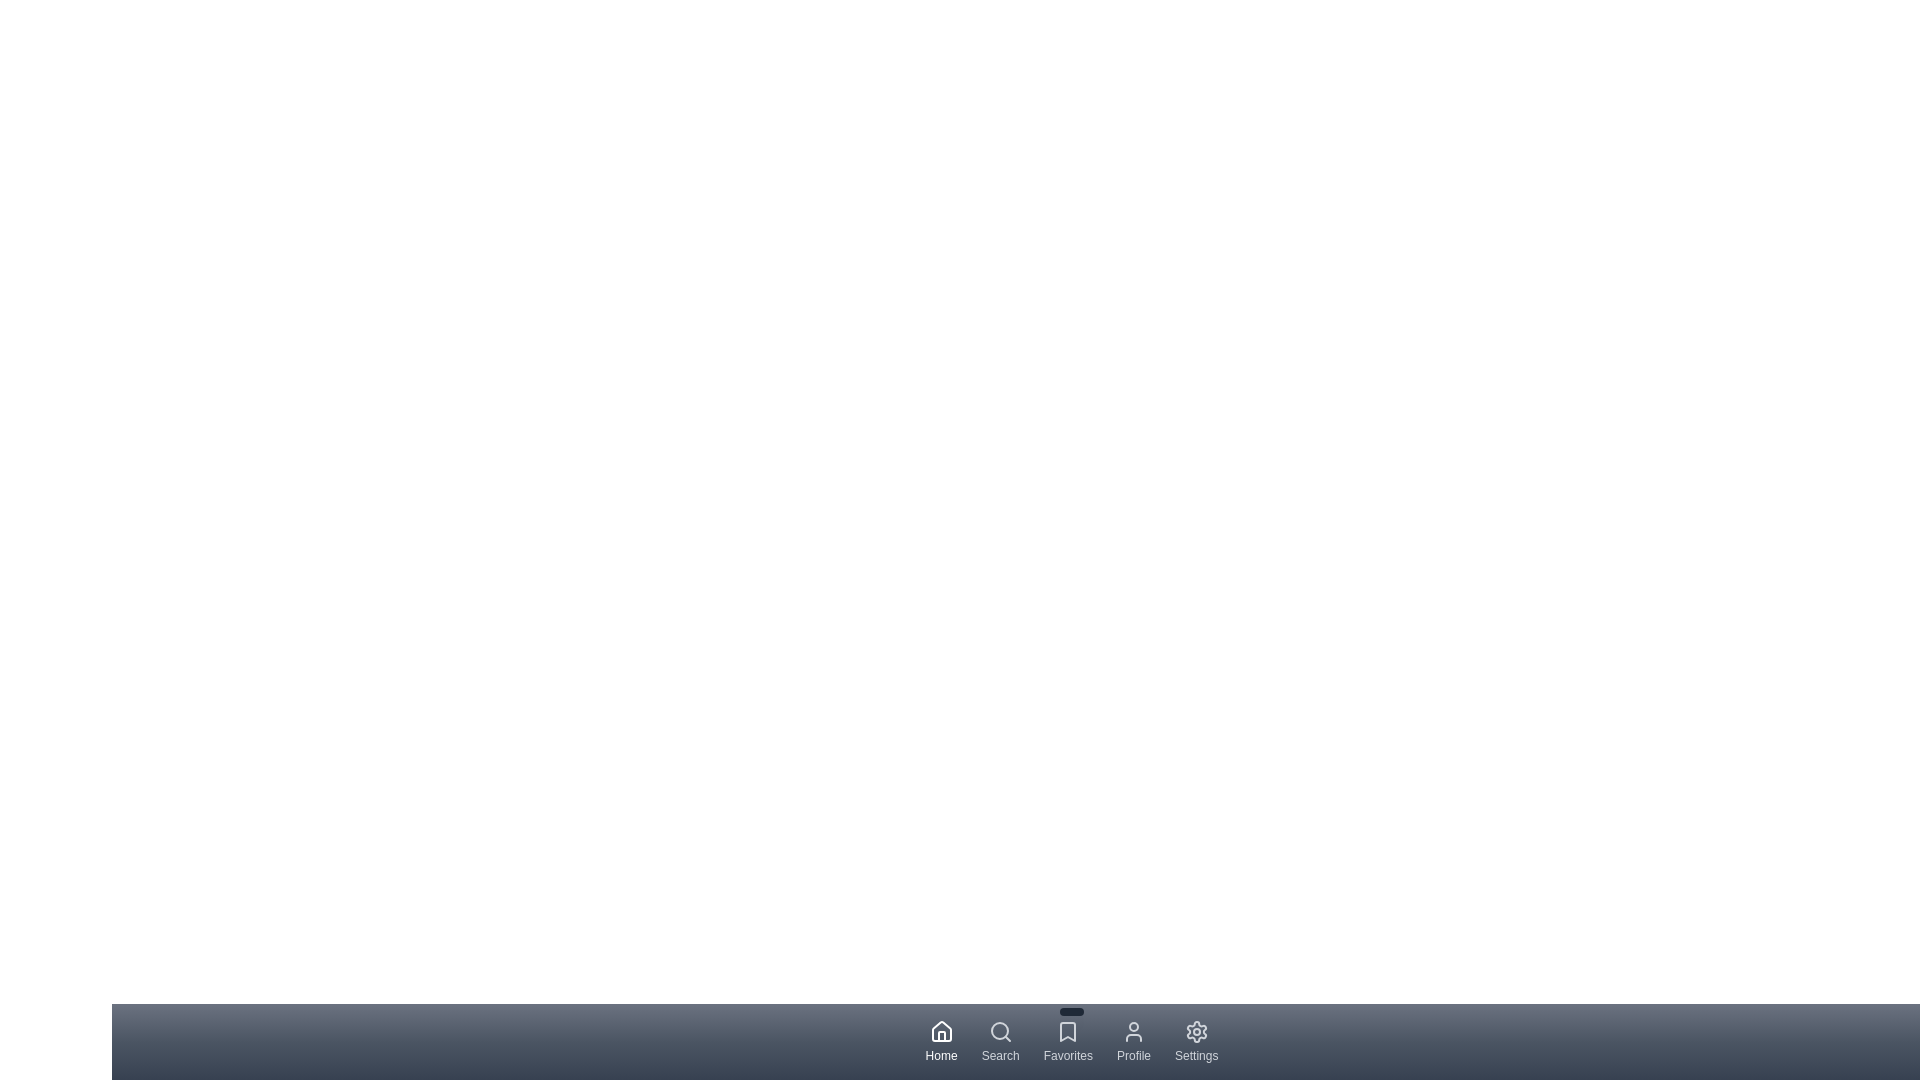 The height and width of the screenshot is (1080, 1920). I want to click on the navigation tab labeled Search to display its tooltip, so click(1000, 1040).